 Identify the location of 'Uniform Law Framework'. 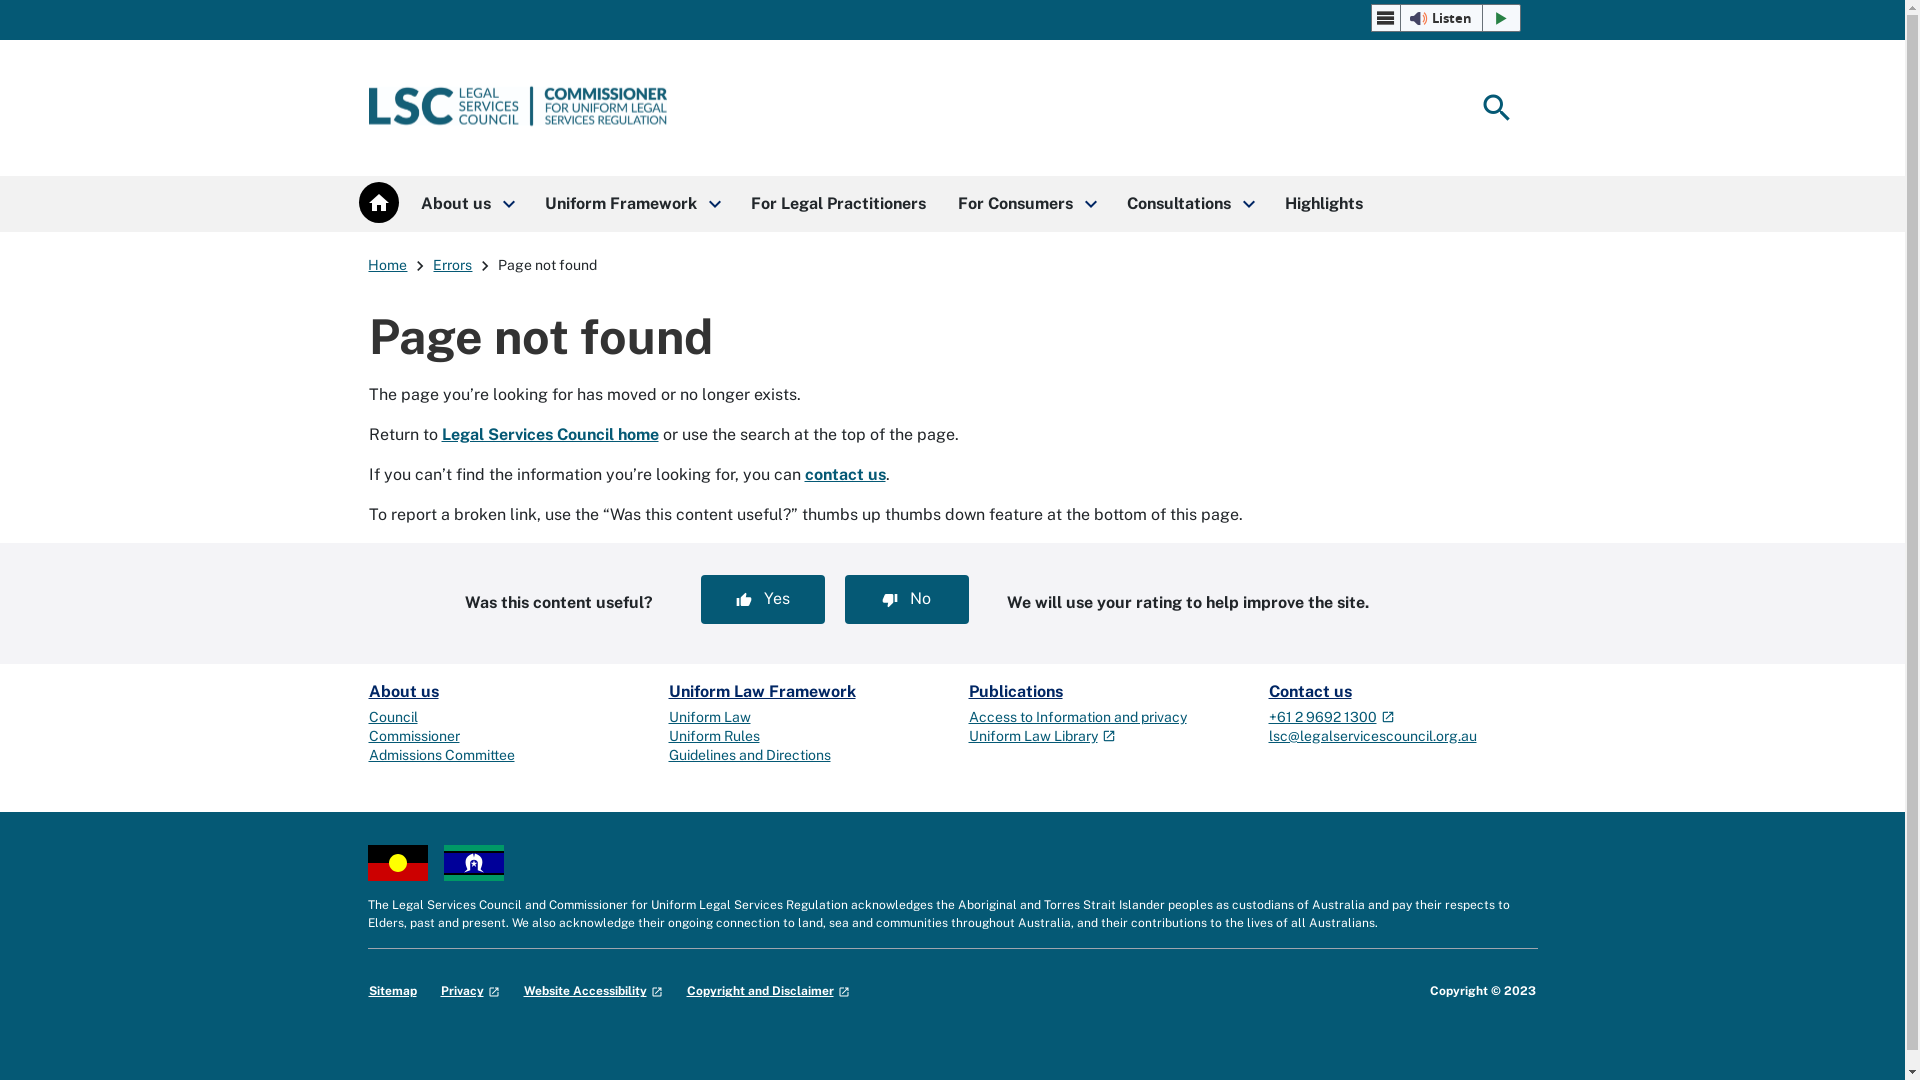
(760, 690).